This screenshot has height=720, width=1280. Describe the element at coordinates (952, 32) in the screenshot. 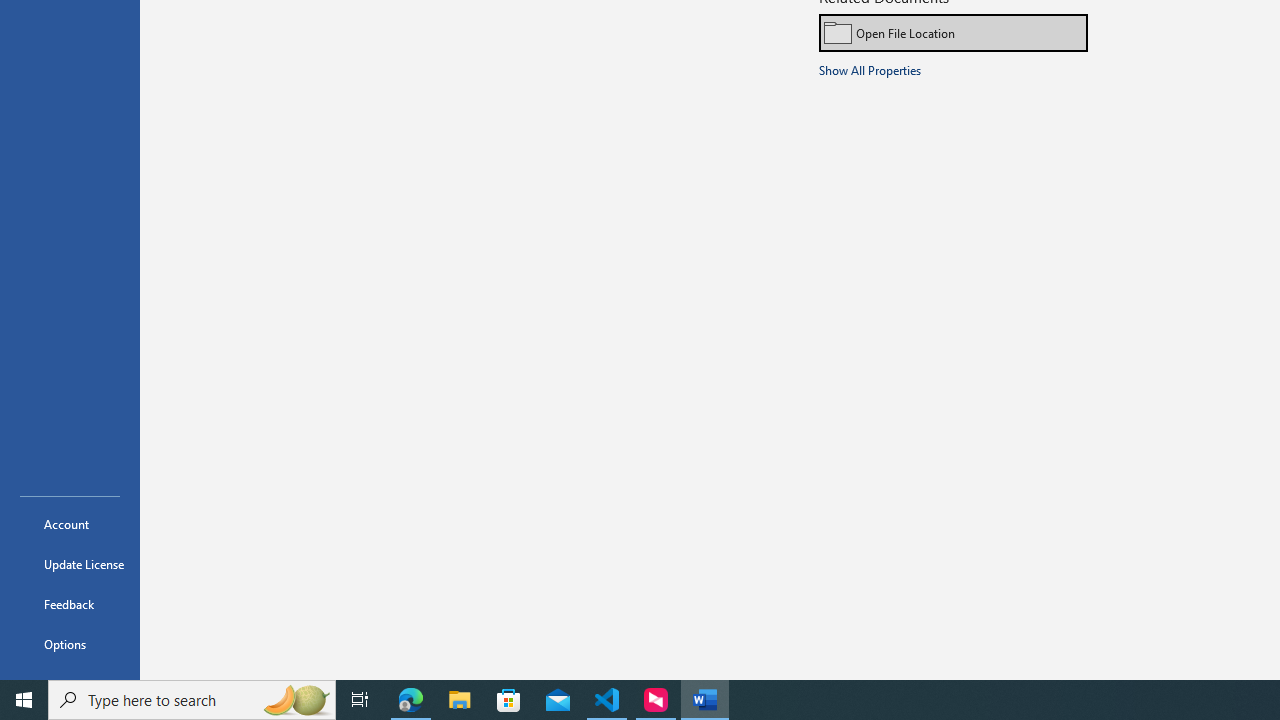

I see `'Open File Location'` at that location.